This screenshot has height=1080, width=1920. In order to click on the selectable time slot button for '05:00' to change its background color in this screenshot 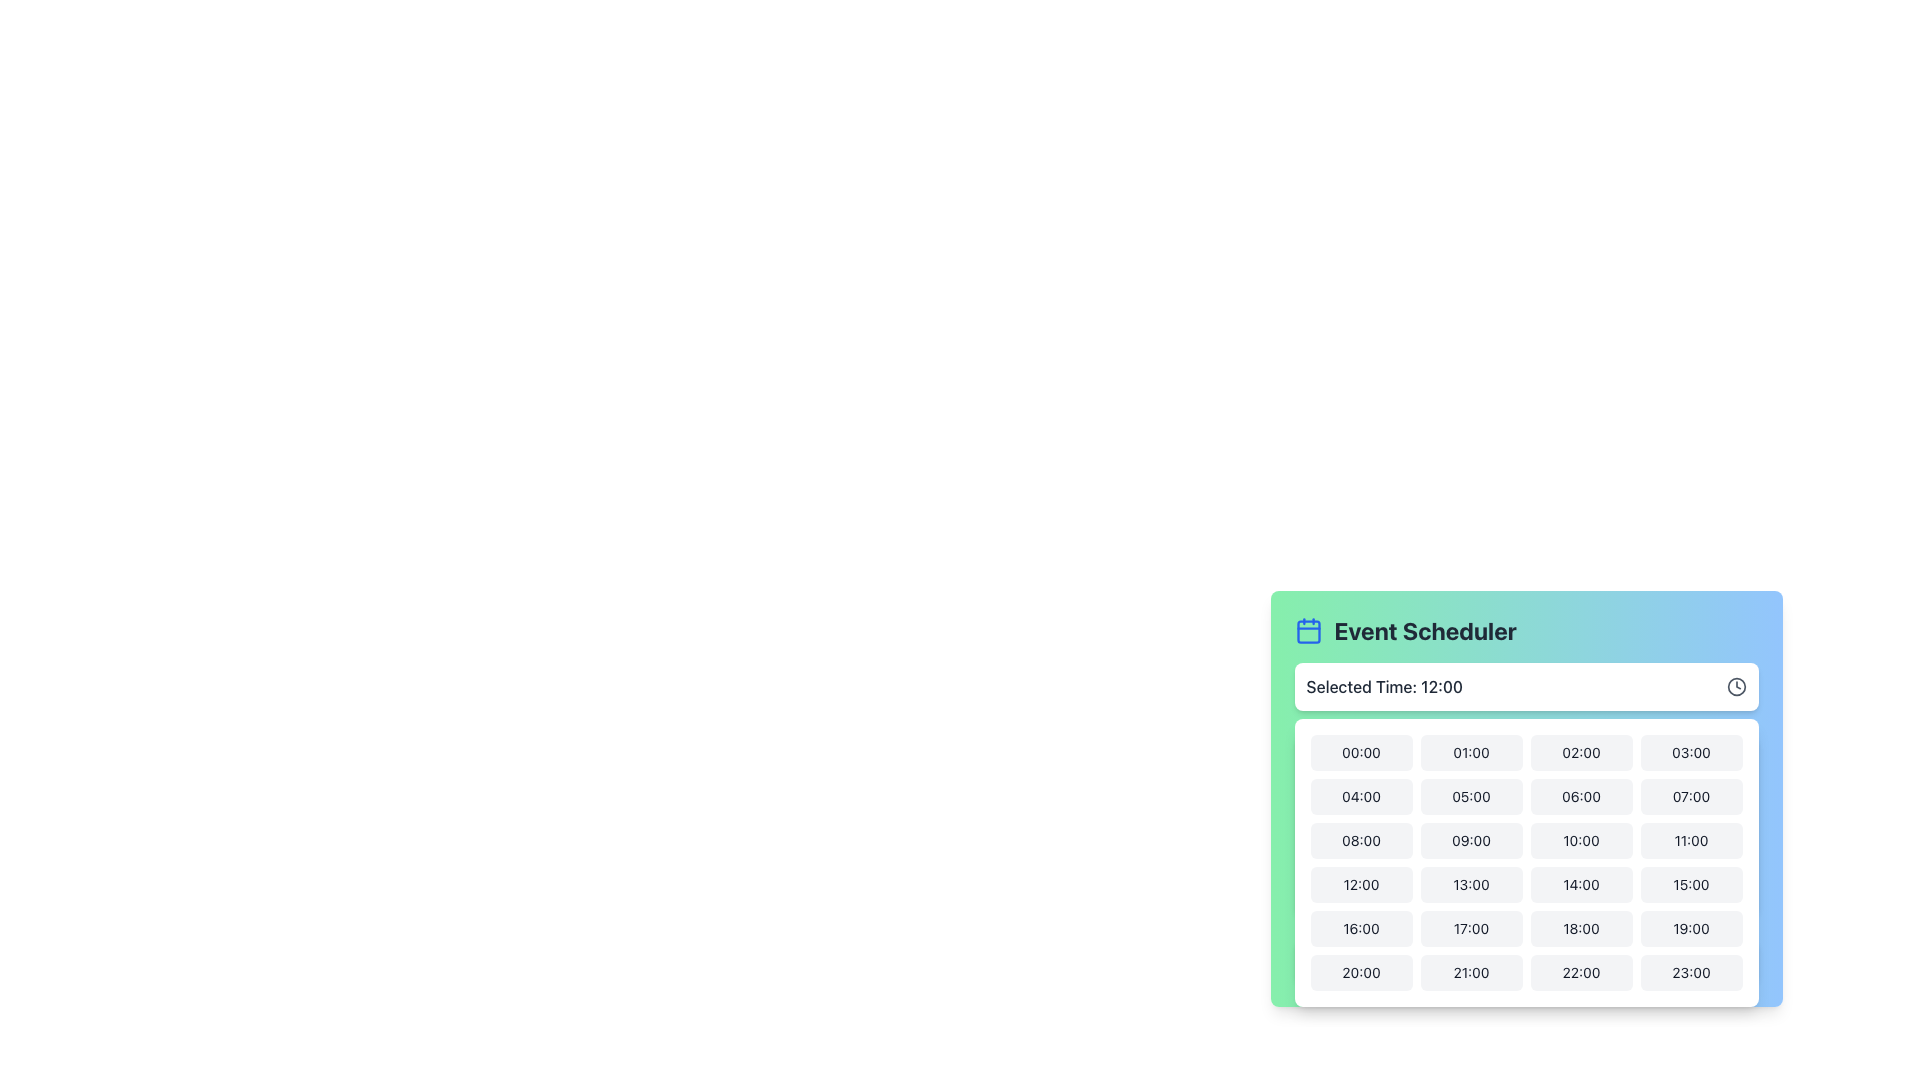, I will do `click(1471, 796)`.